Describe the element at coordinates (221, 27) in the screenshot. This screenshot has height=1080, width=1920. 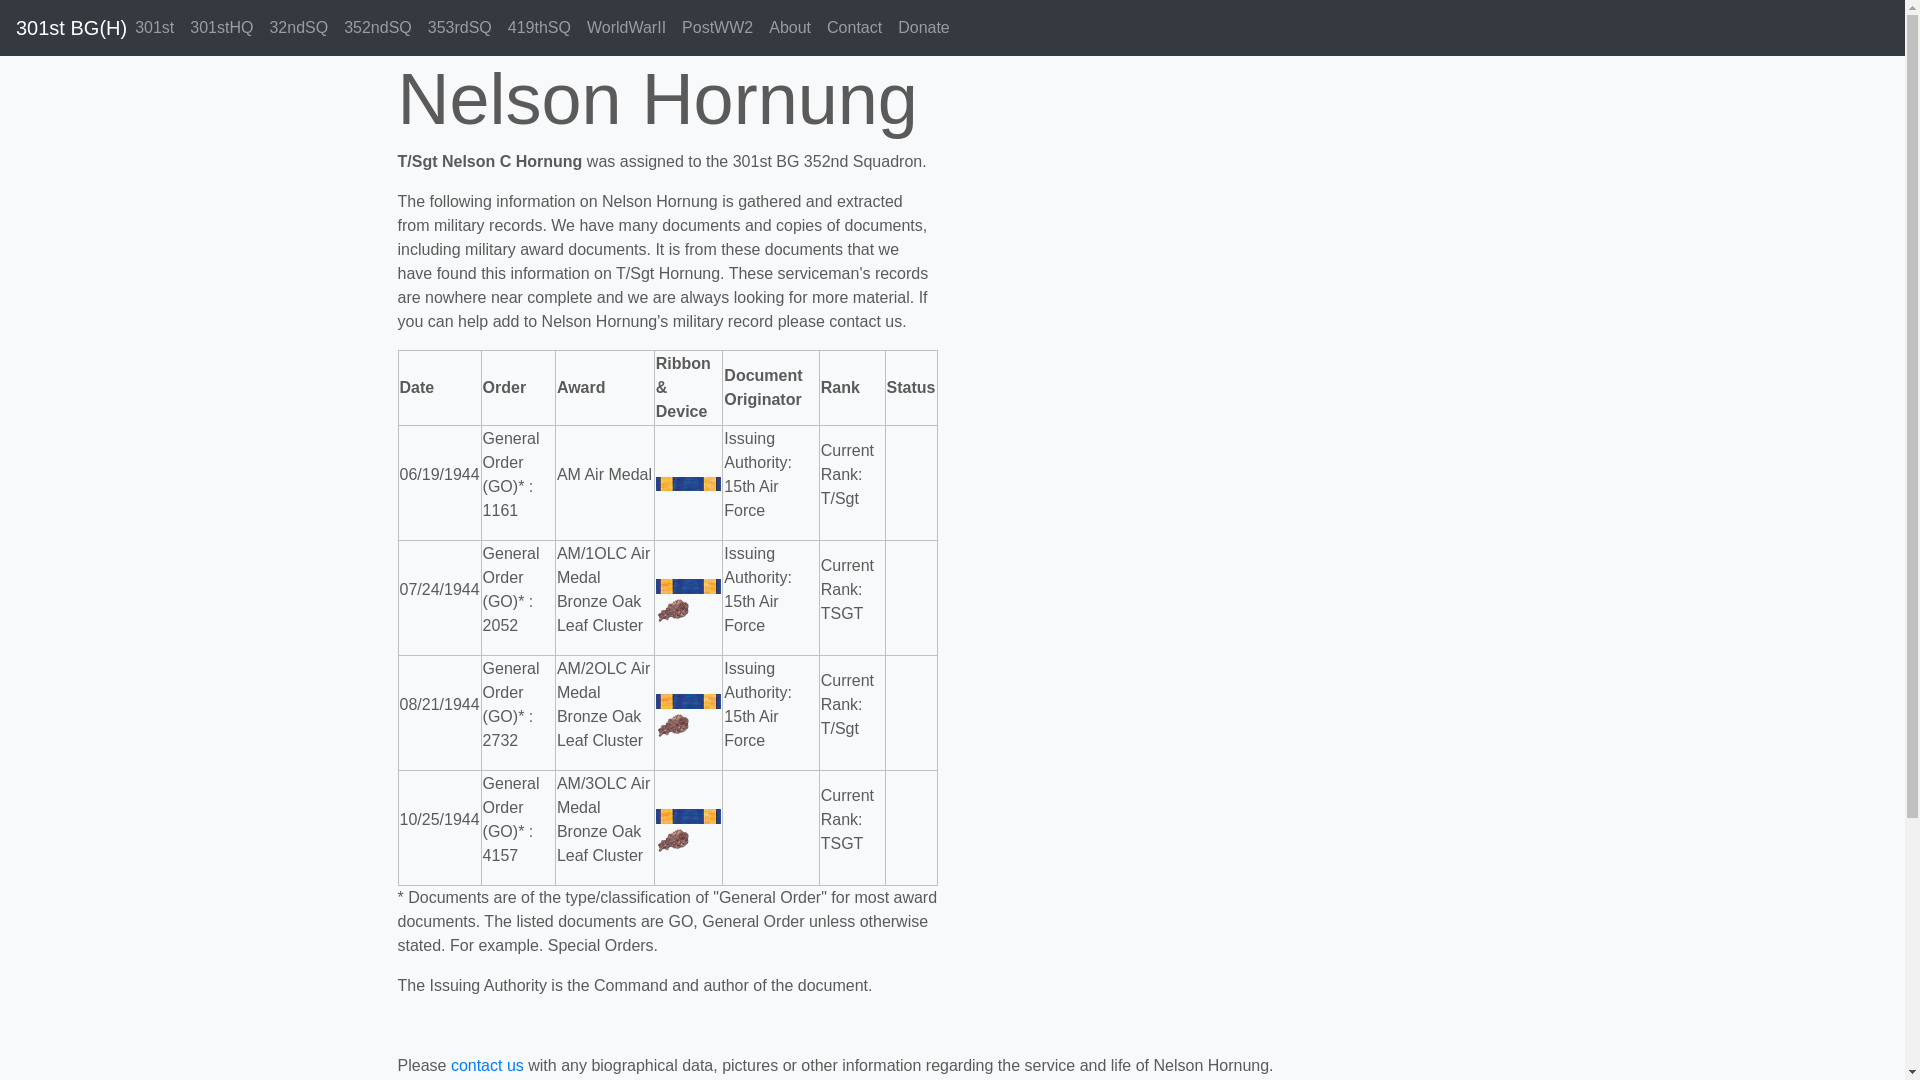
I see `'301stHQ'` at that location.